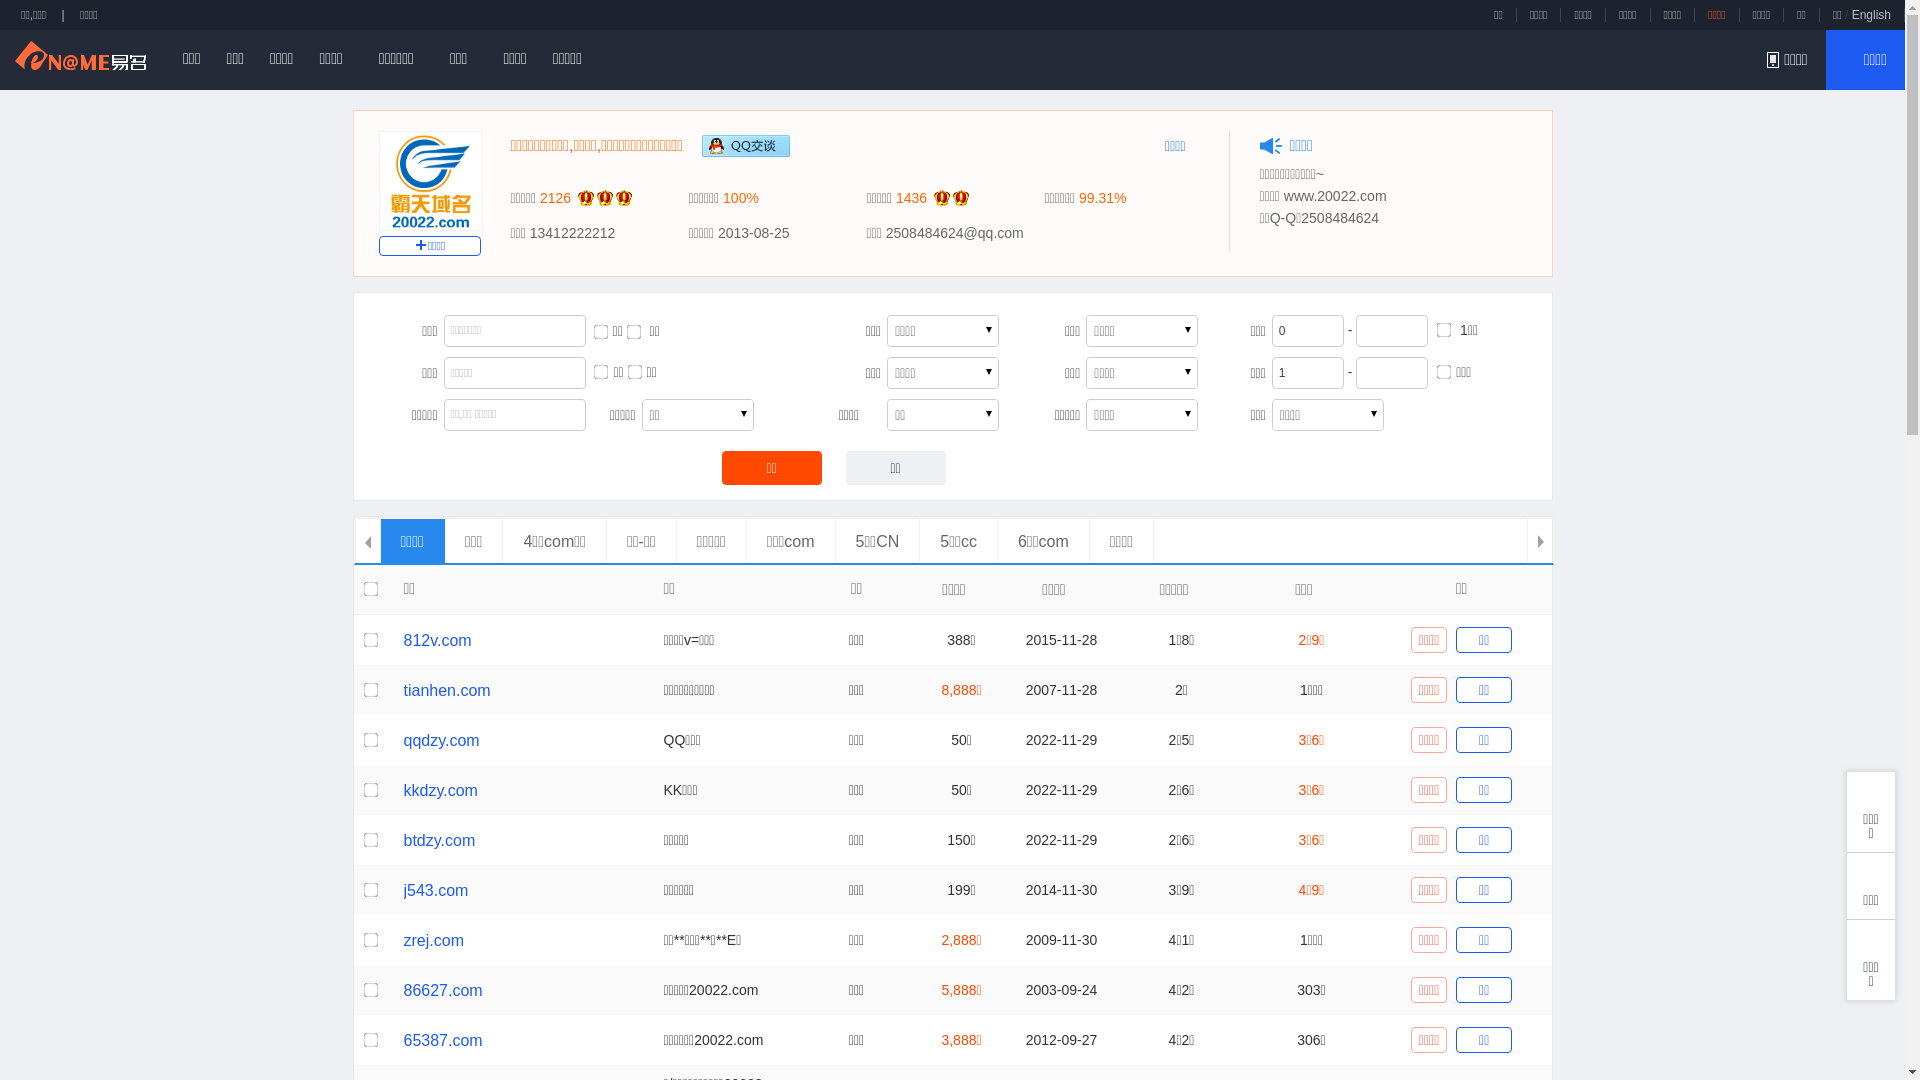  I want to click on 'qqdzy.com', so click(440, 740).